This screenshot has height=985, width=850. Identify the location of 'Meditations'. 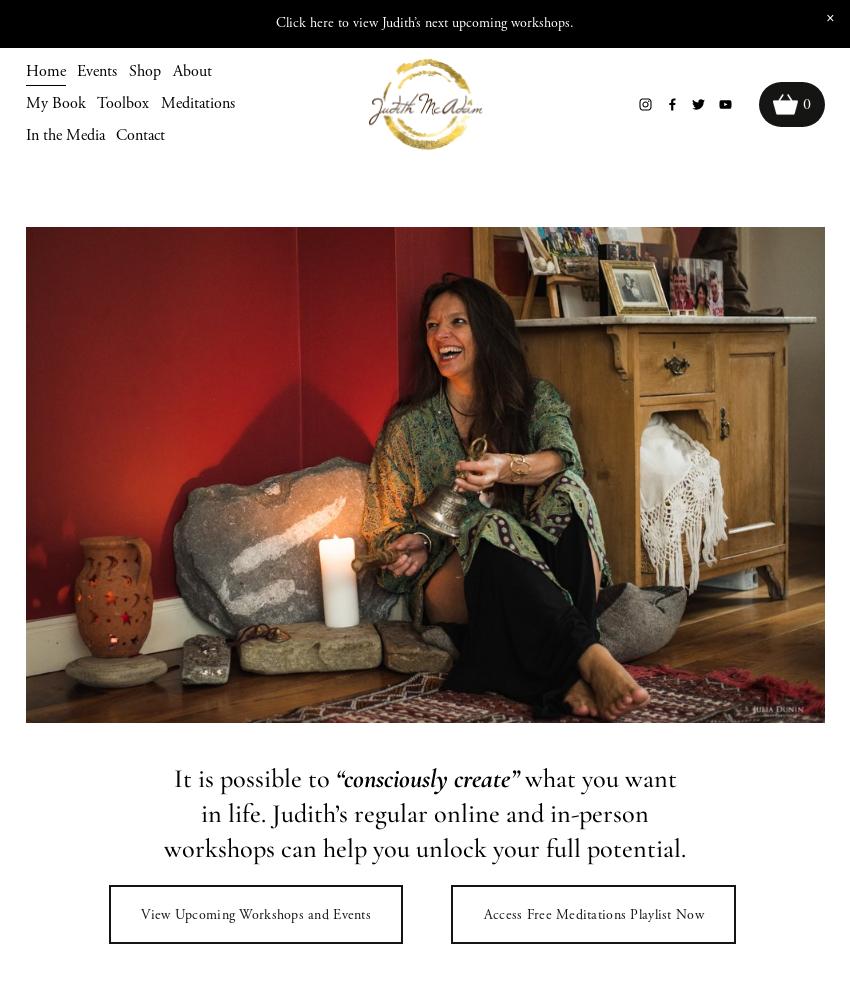
(160, 102).